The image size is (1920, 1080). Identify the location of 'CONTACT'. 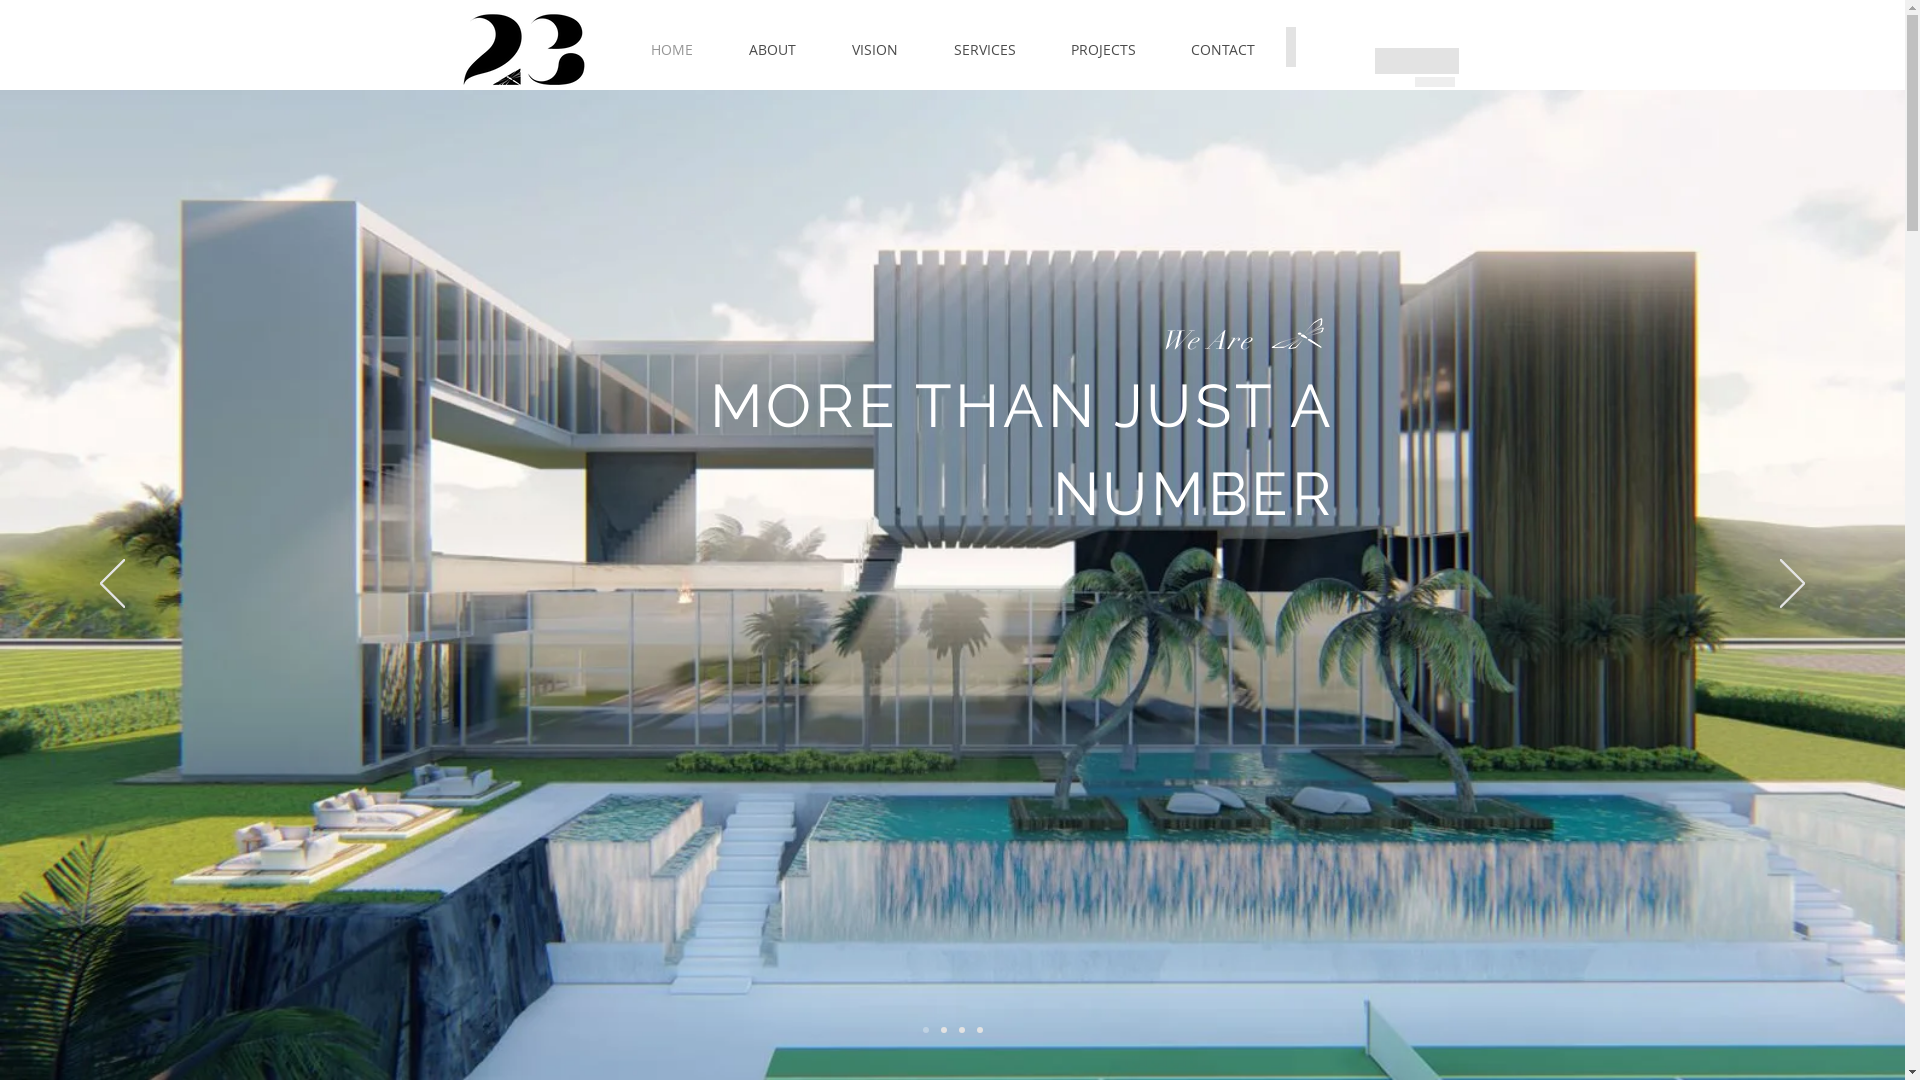
(1222, 48).